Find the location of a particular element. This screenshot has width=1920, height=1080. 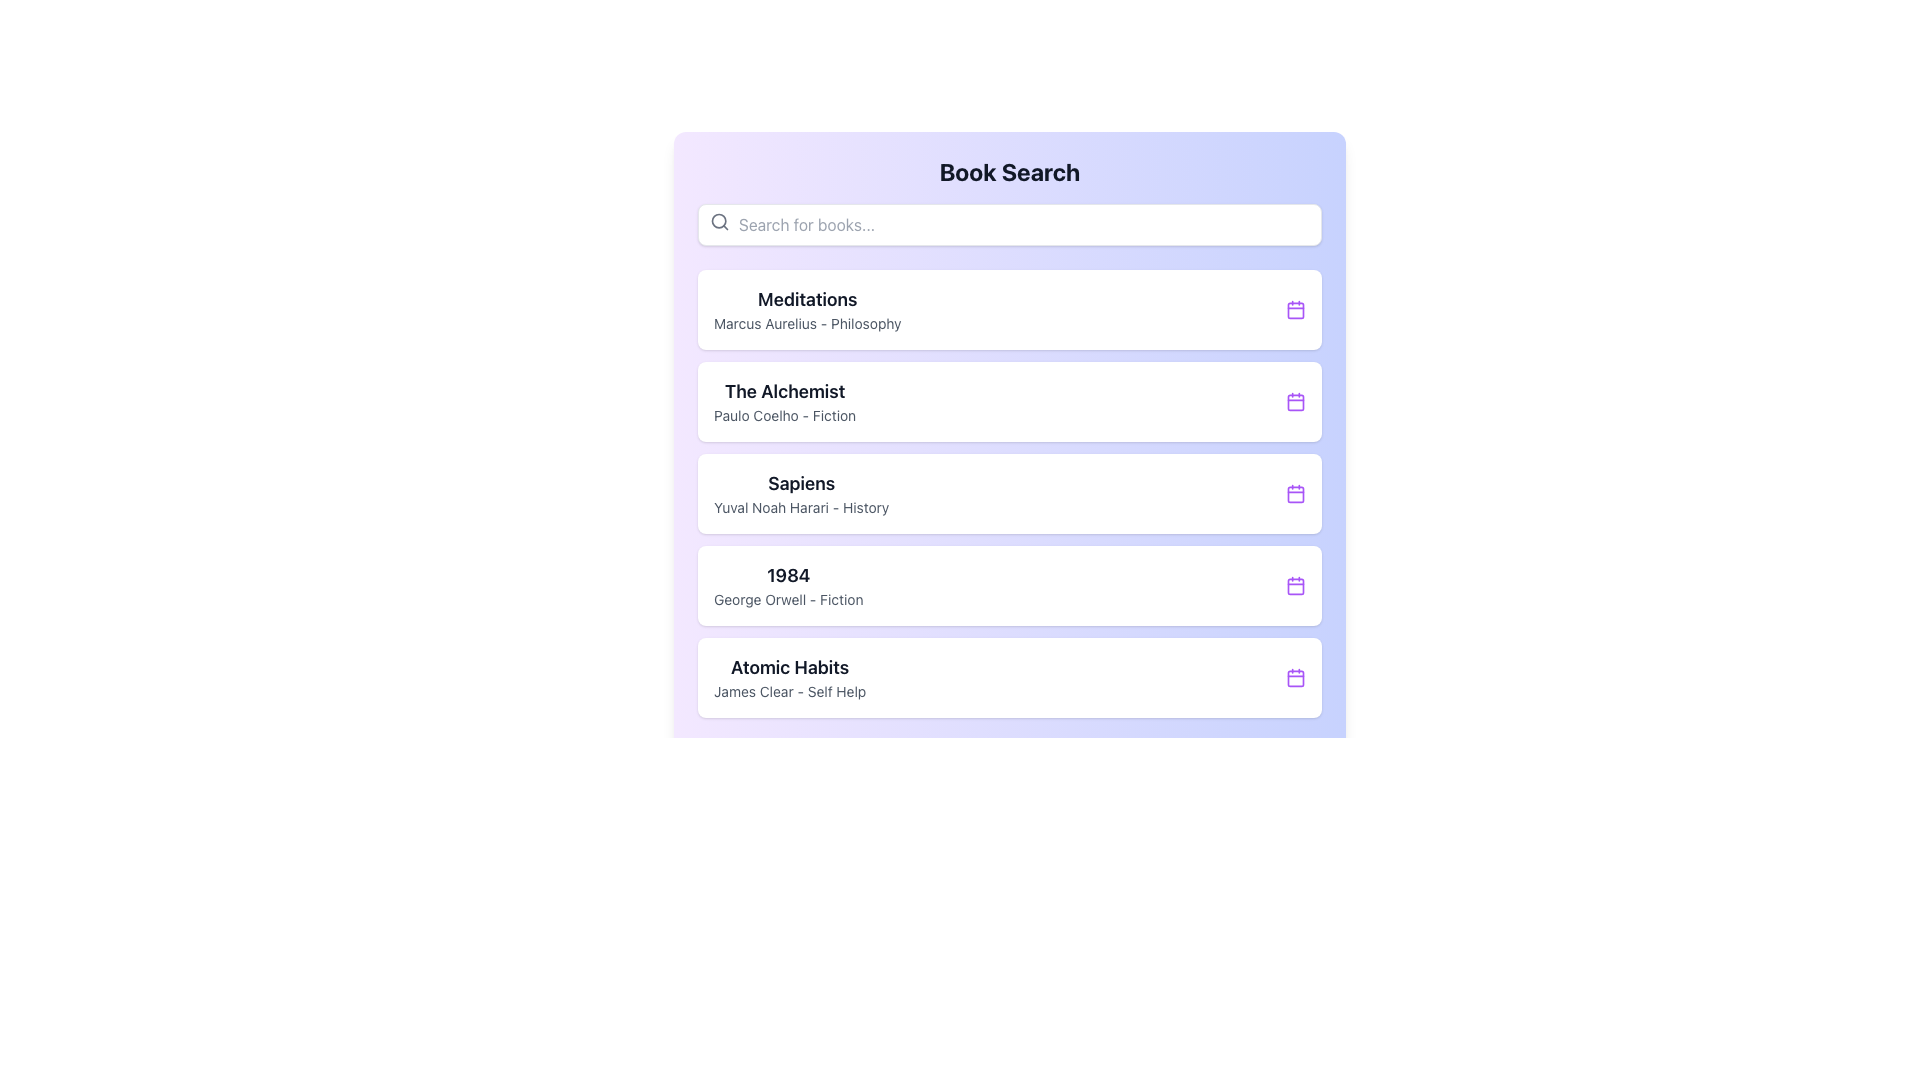

the small square with rounded corners located within the calendar icon at the right end of the 'Sapiens' row in the list of books is located at coordinates (1296, 493).